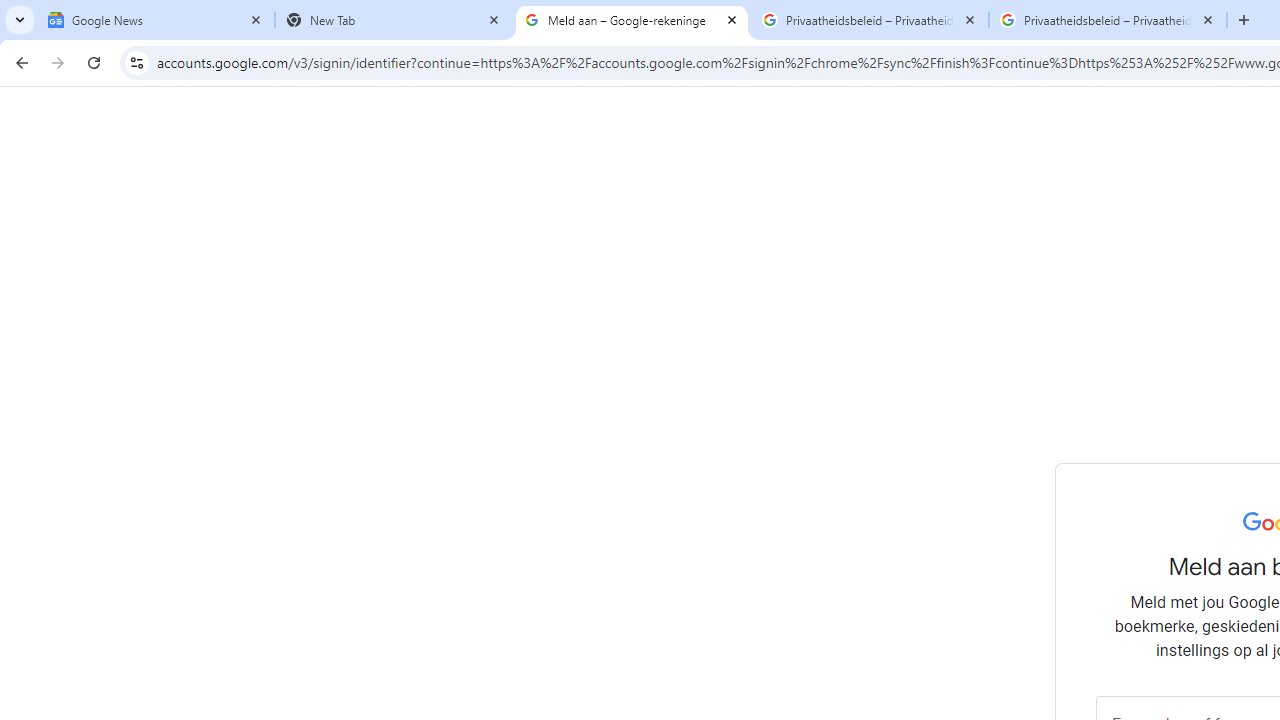  I want to click on 'Google News', so click(155, 20).